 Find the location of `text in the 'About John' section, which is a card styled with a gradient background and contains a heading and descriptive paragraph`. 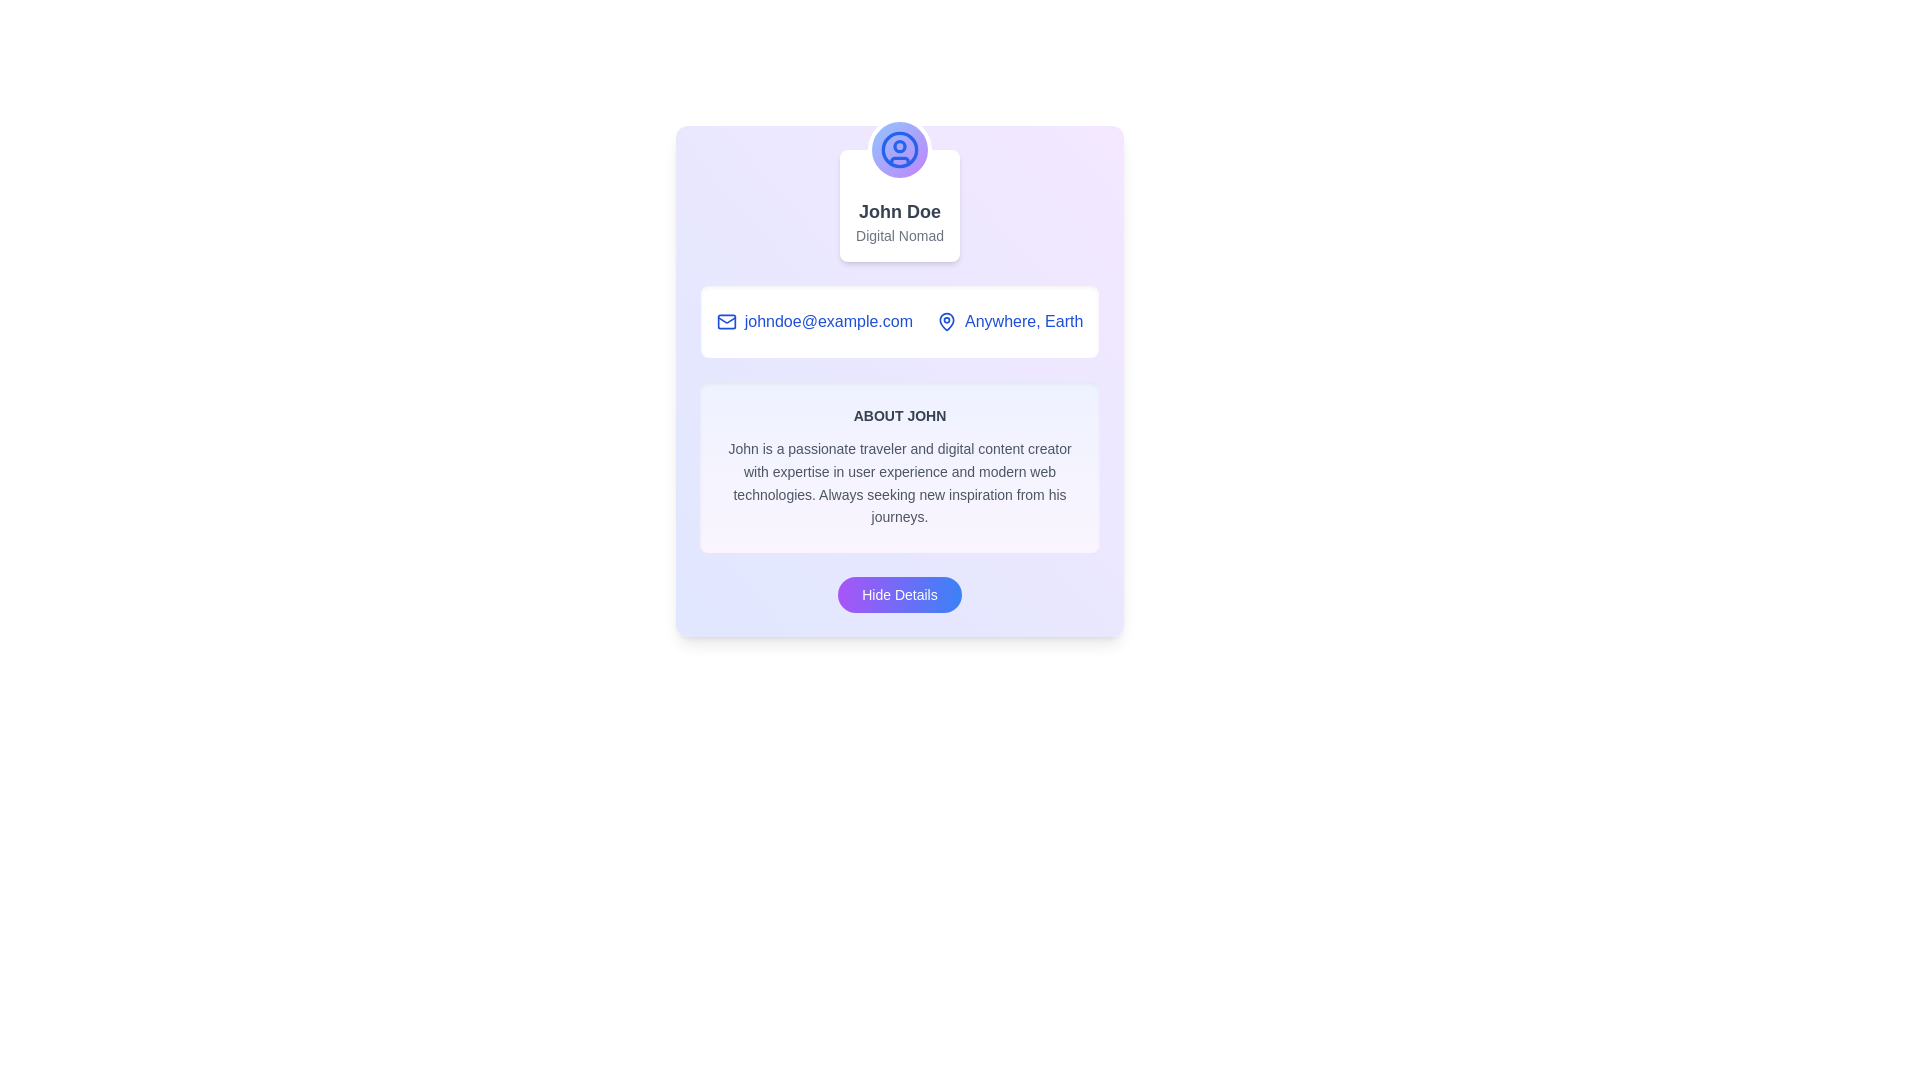

text in the 'About John' section, which is a card styled with a gradient background and contains a heading and descriptive paragraph is located at coordinates (899, 467).